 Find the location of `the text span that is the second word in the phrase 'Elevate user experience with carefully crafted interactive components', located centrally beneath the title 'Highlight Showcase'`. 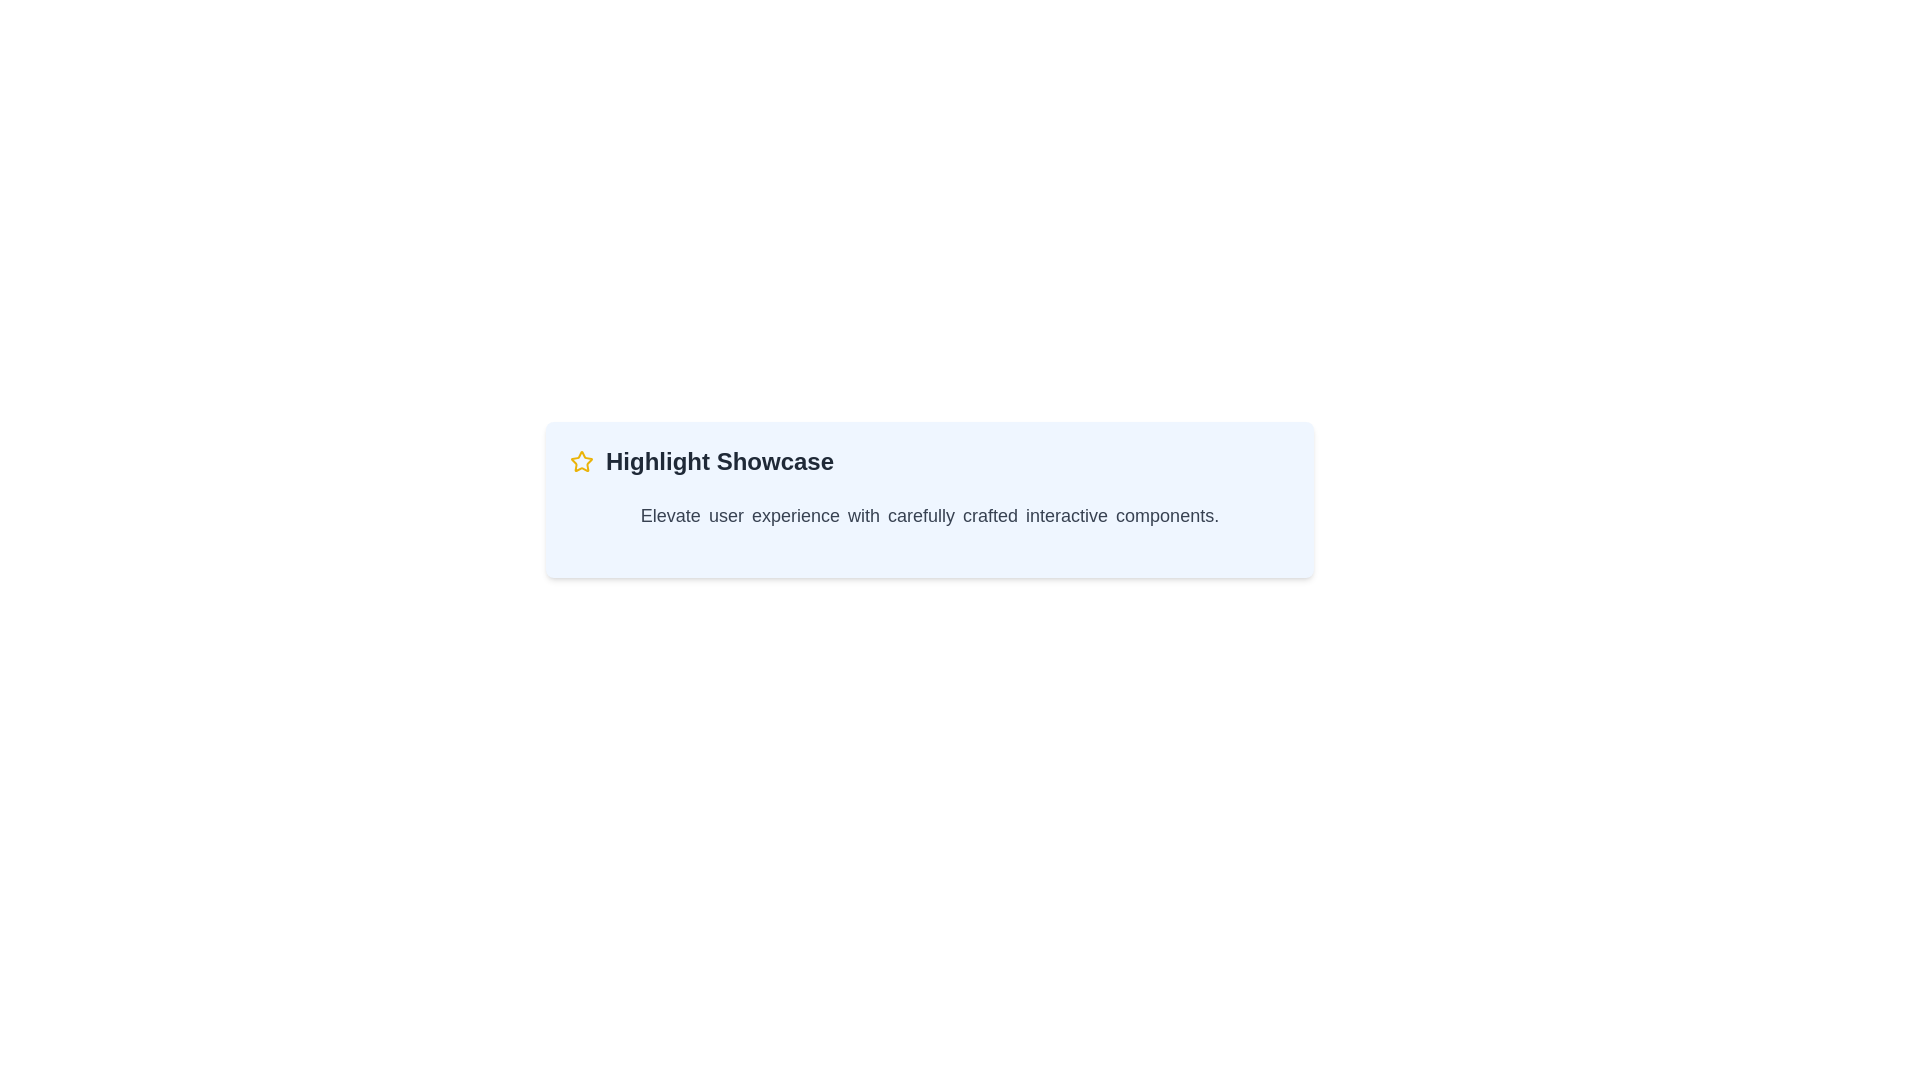

the text span that is the second word in the phrase 'Elevate user experience with carefully crafted interactive components', located centrally beneath the title 'Highlight Showcase' is located at coordinates (725, 515).